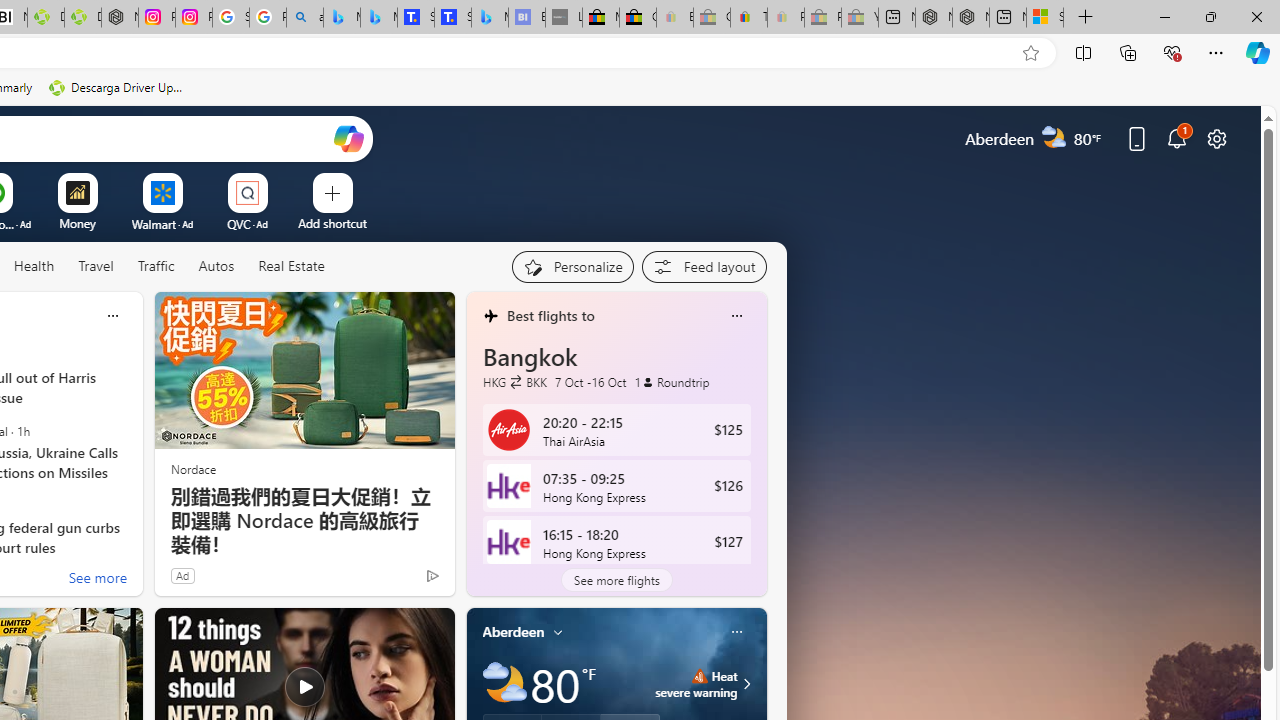  I want to click on 'Click to see more information', so click(743, 683).